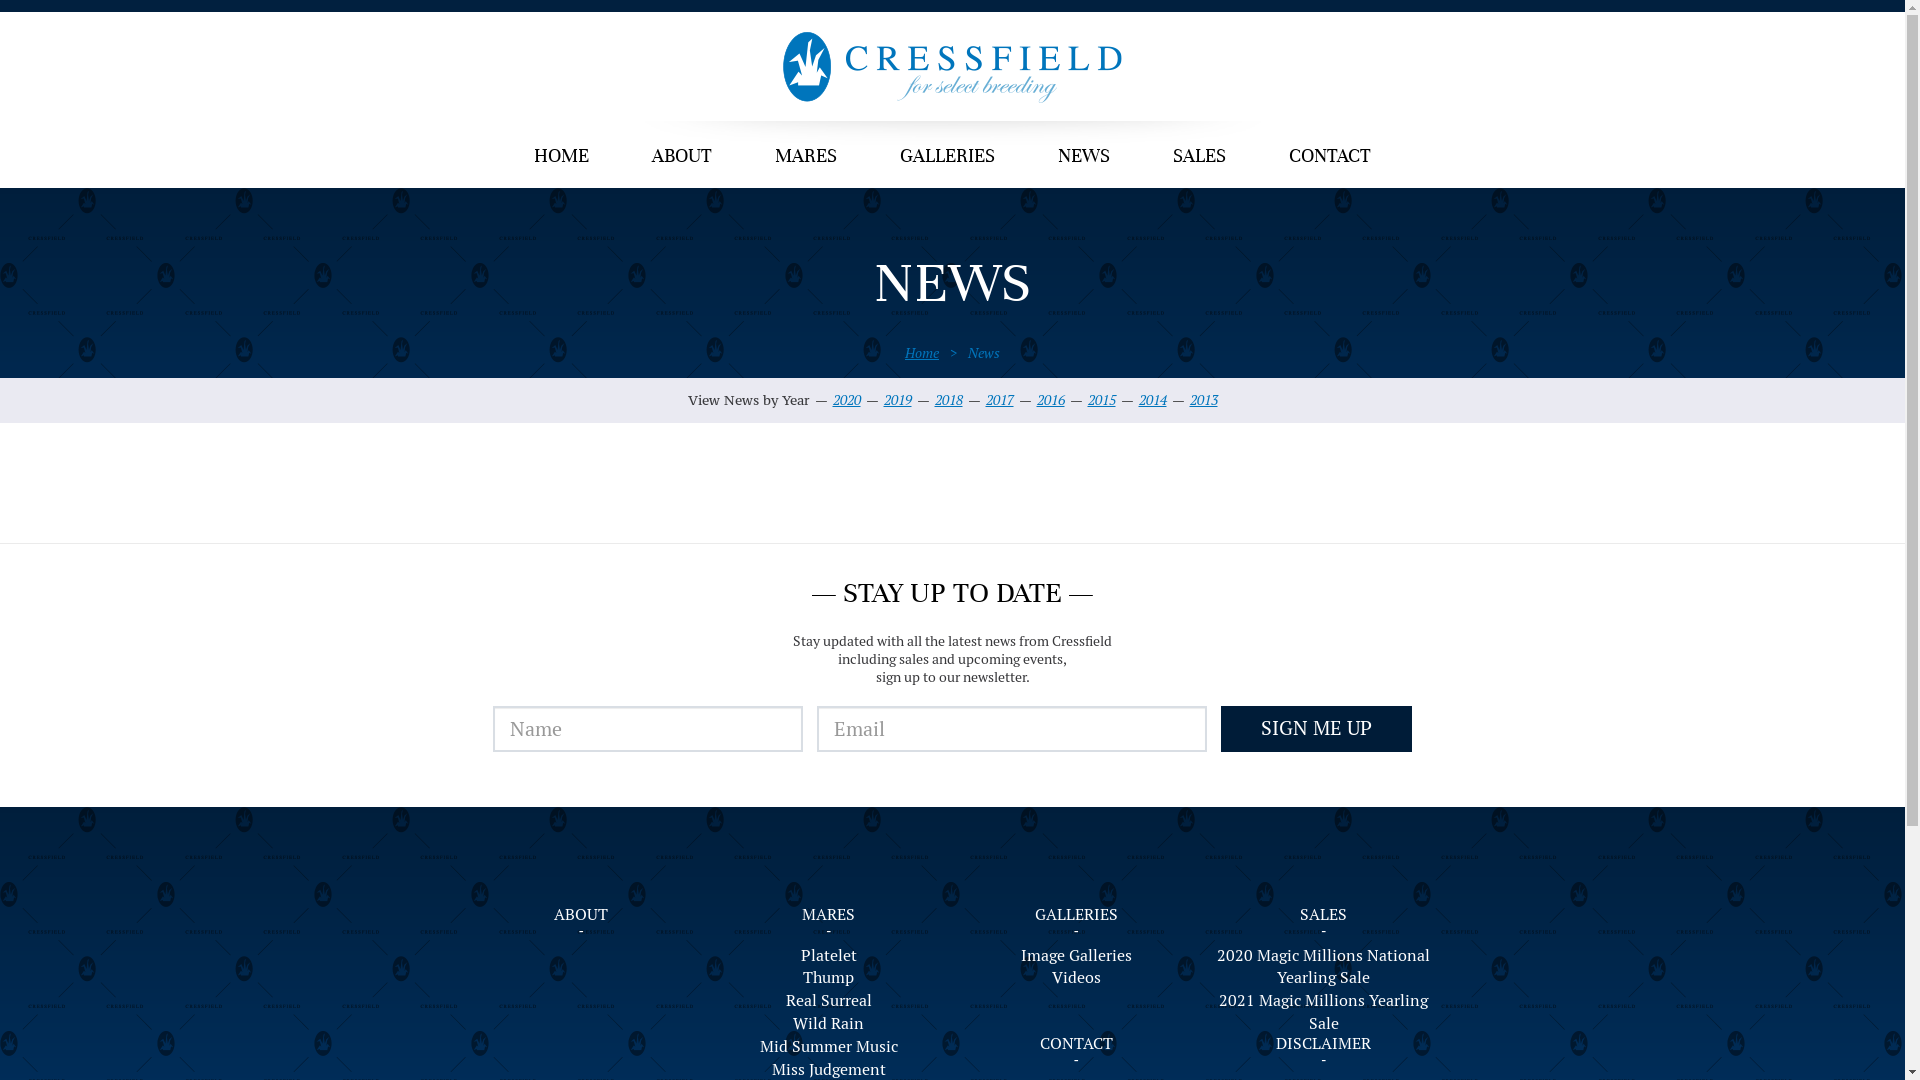 Image resolution: width=1920 pixels, height=1080 pixels. I want to click on '2018', so click(947, 400).